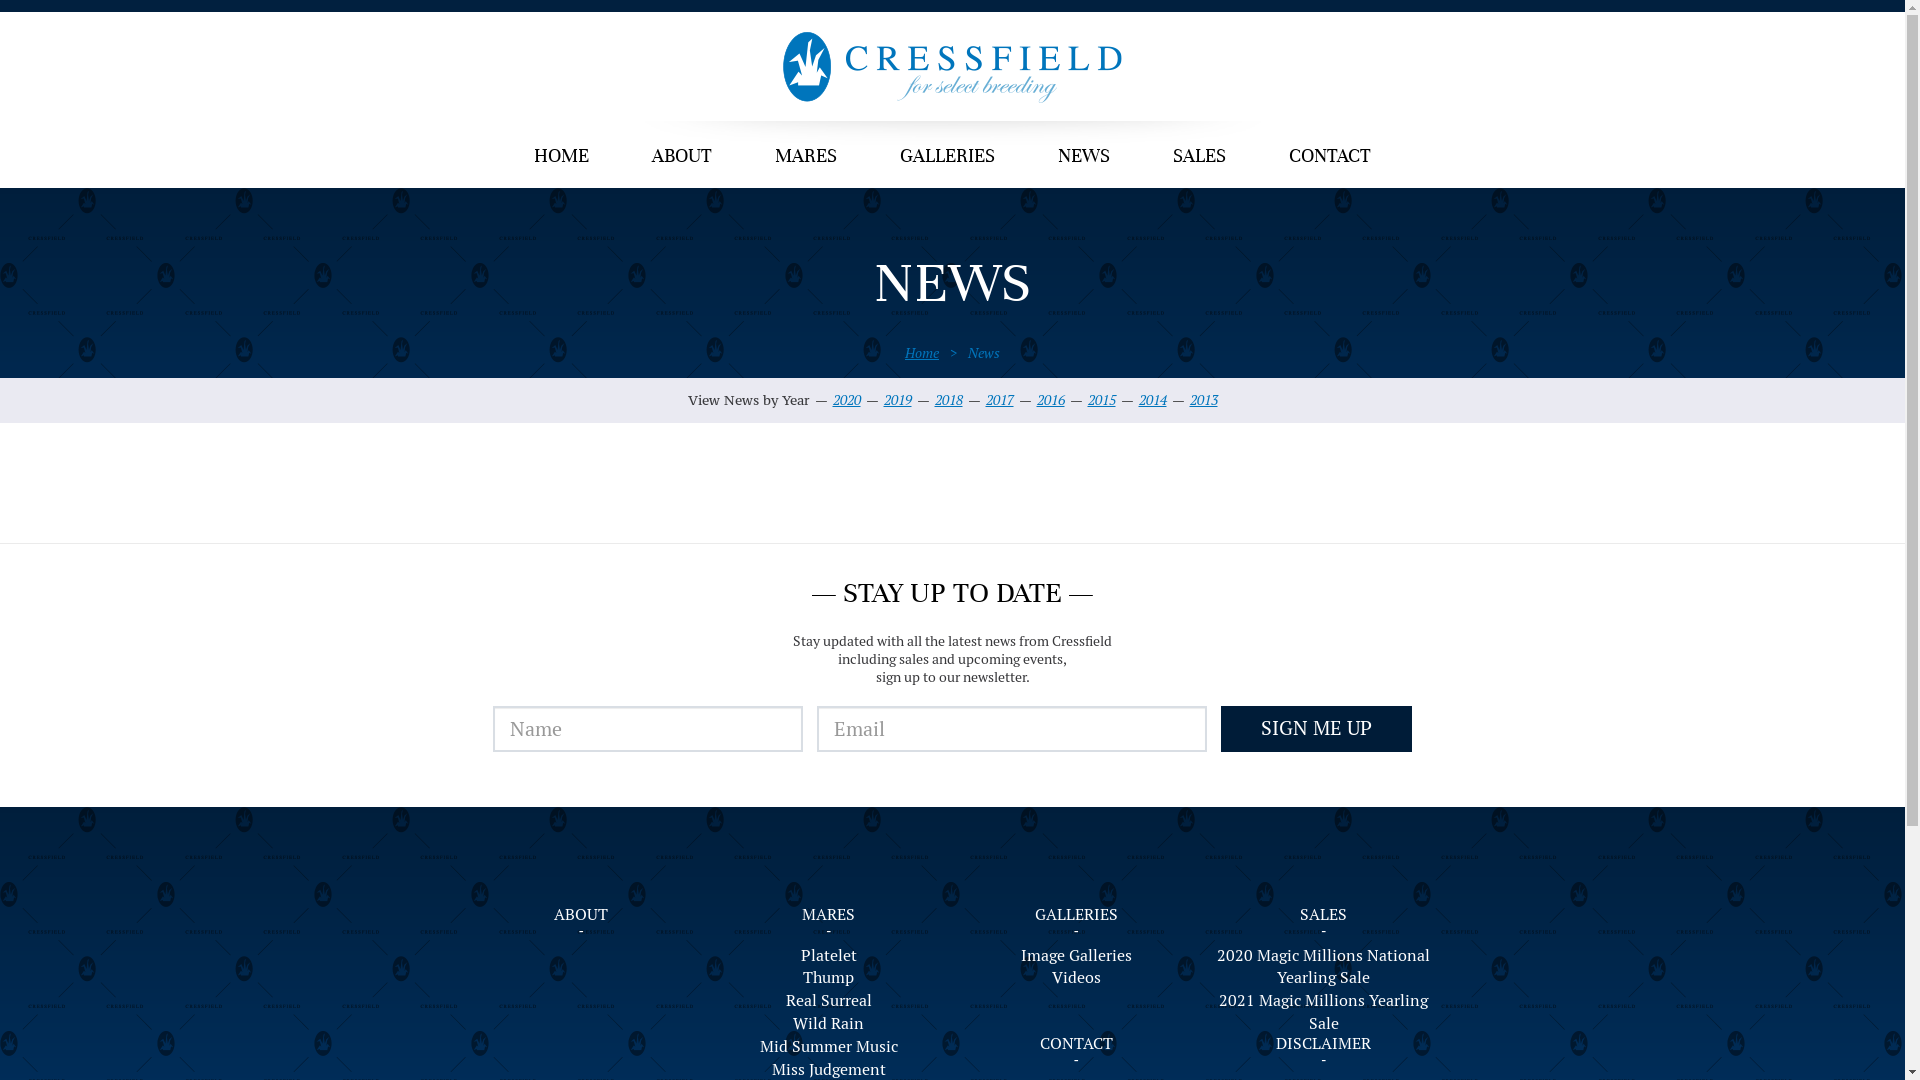 Image resolution: width=1920 pixels, height=1080 pixels. I want to click on '2018', so click(947, 400).